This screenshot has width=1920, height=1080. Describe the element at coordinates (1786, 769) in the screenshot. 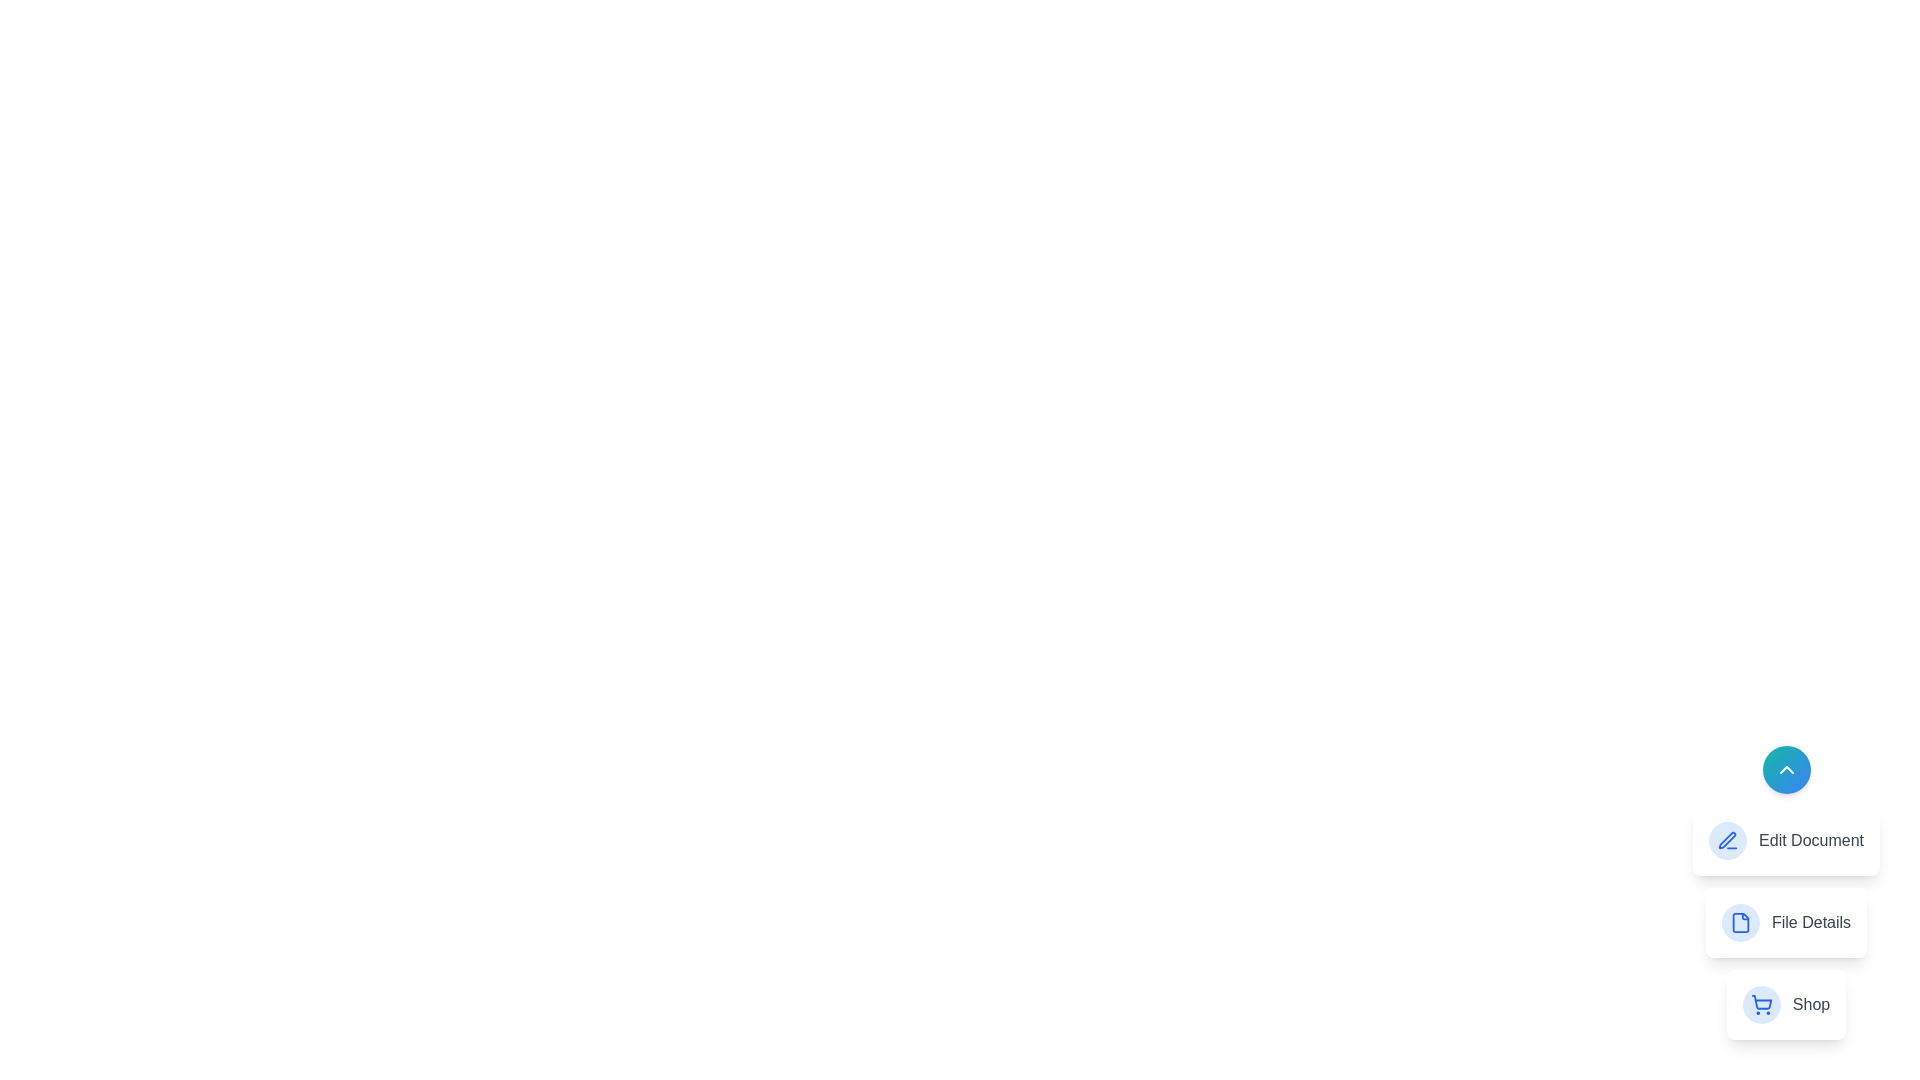

I see `toggle button to change the visibility of the speed dial menu` at that location.